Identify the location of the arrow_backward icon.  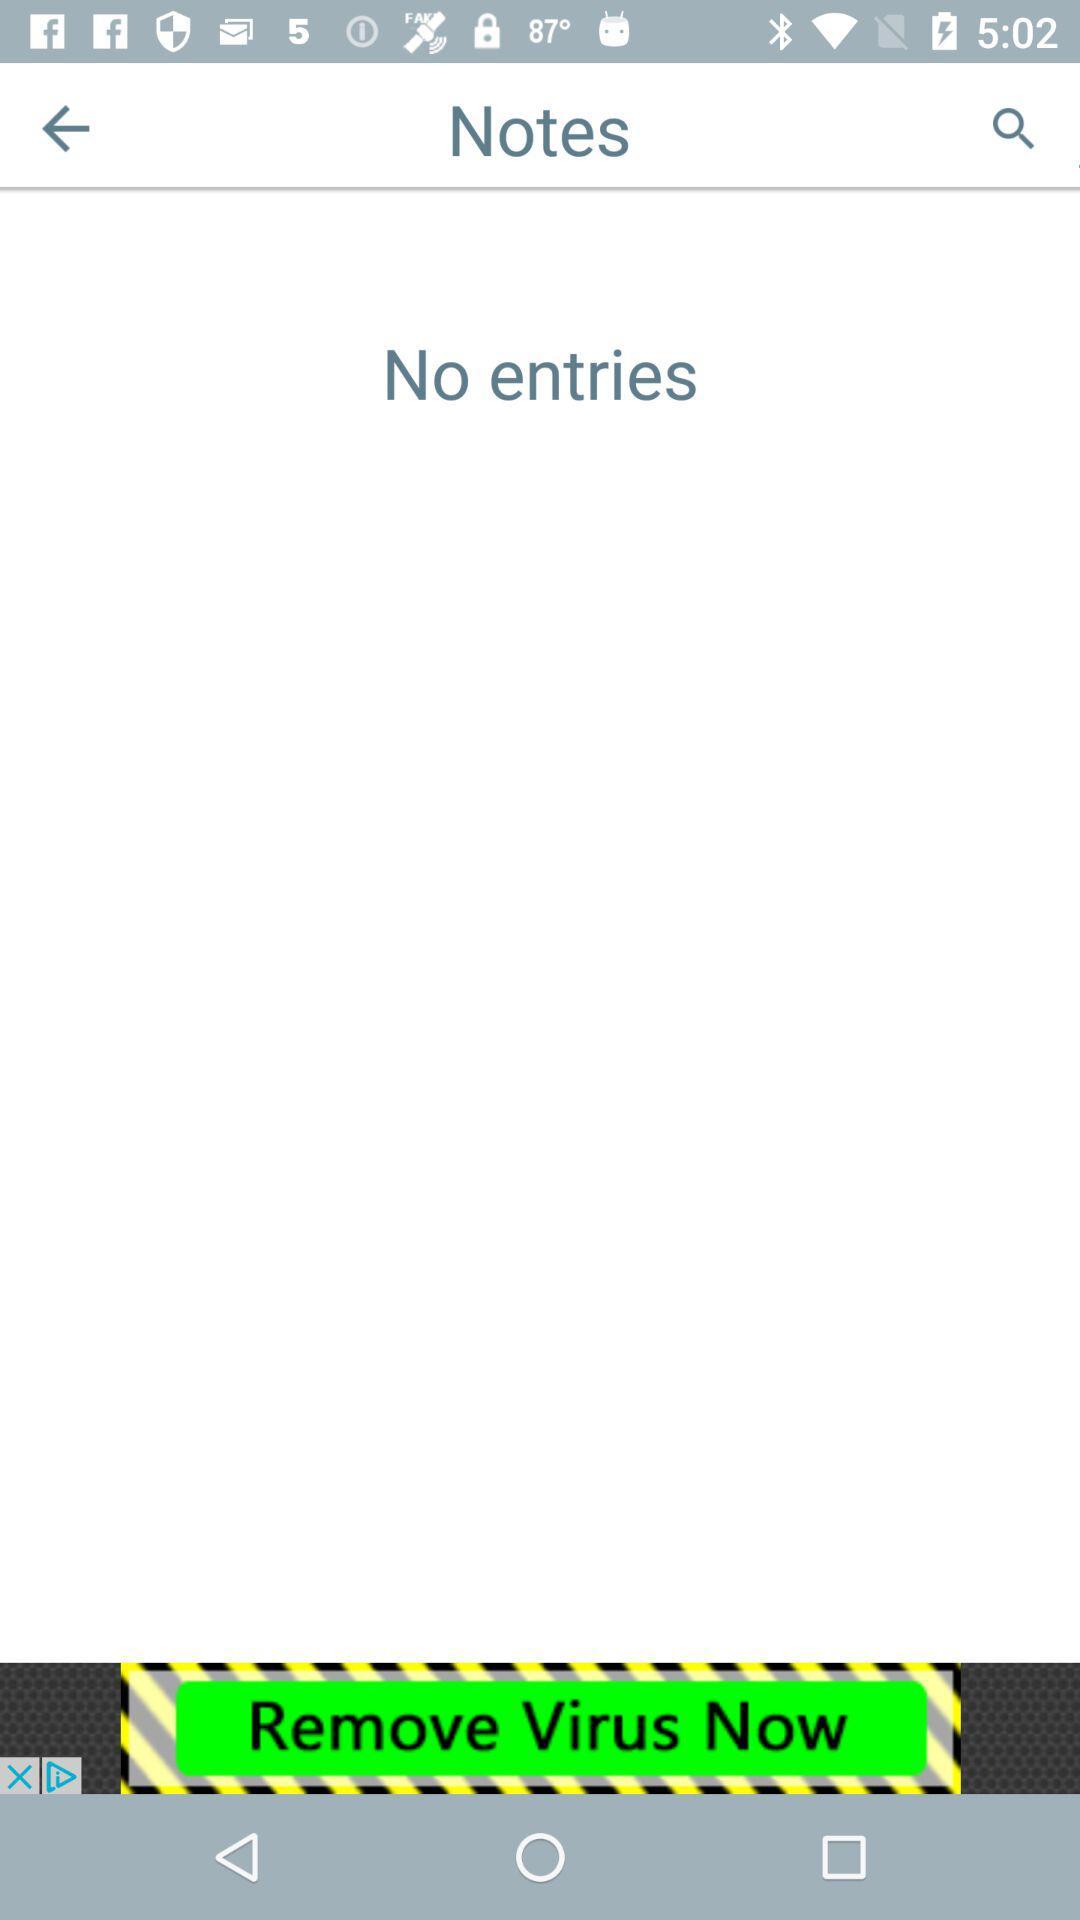
(64, 127).